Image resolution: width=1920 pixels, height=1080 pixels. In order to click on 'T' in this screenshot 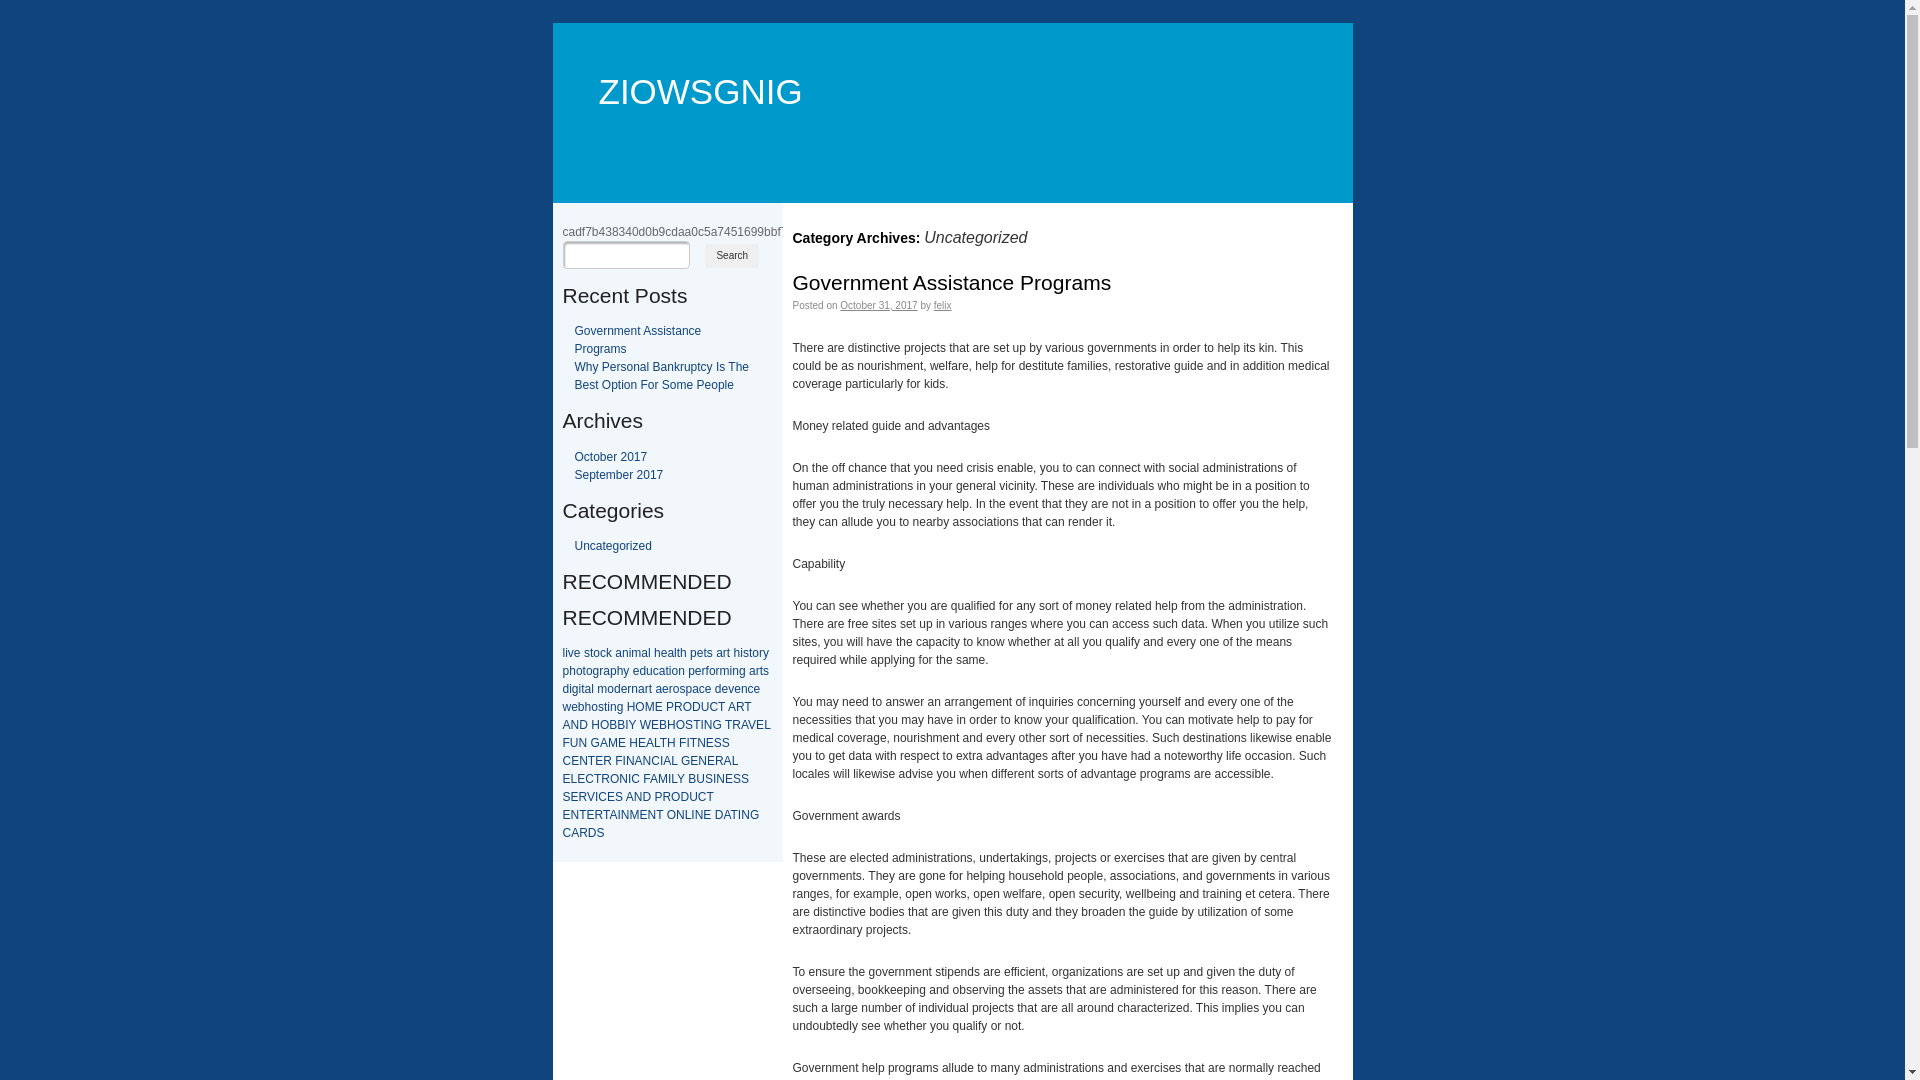, I will do `click(709, 796)`.